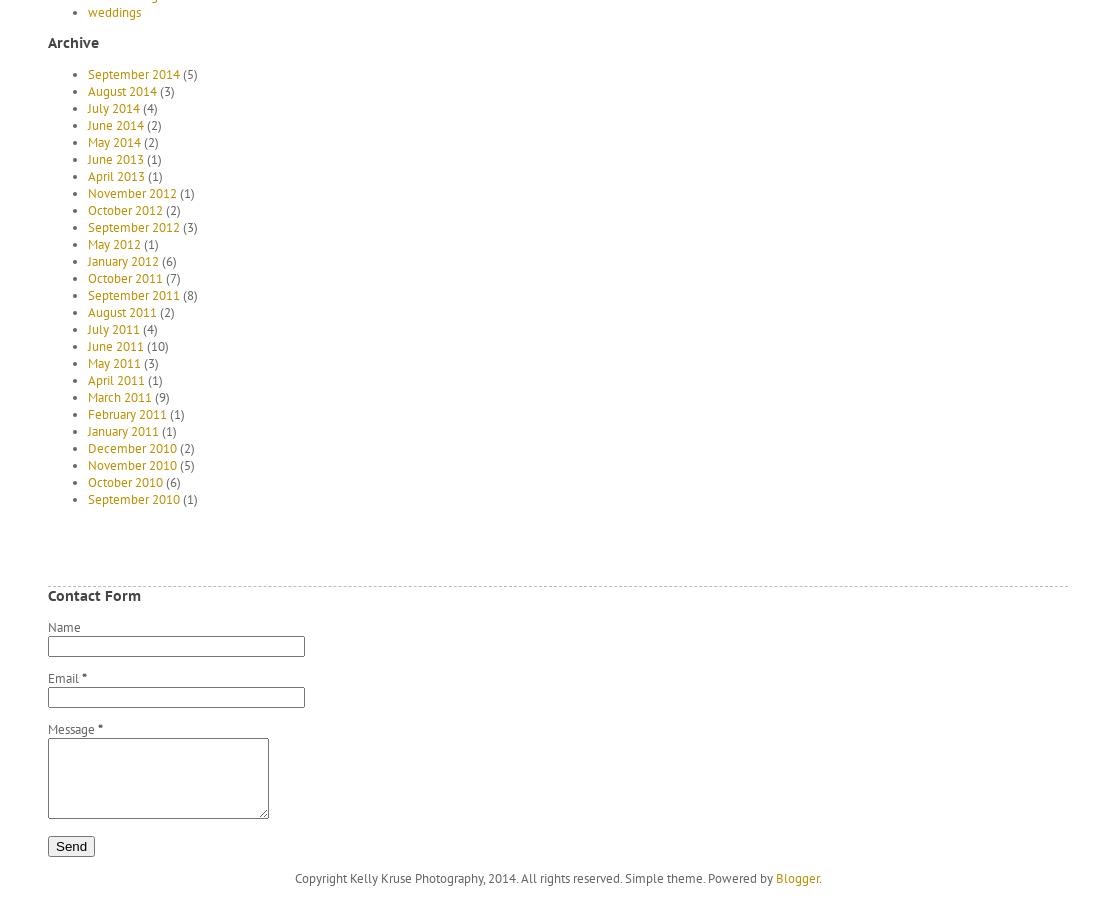 The width and height of the screenshot is (1108, 902). I want to click on '(7)', so click(170, 277).